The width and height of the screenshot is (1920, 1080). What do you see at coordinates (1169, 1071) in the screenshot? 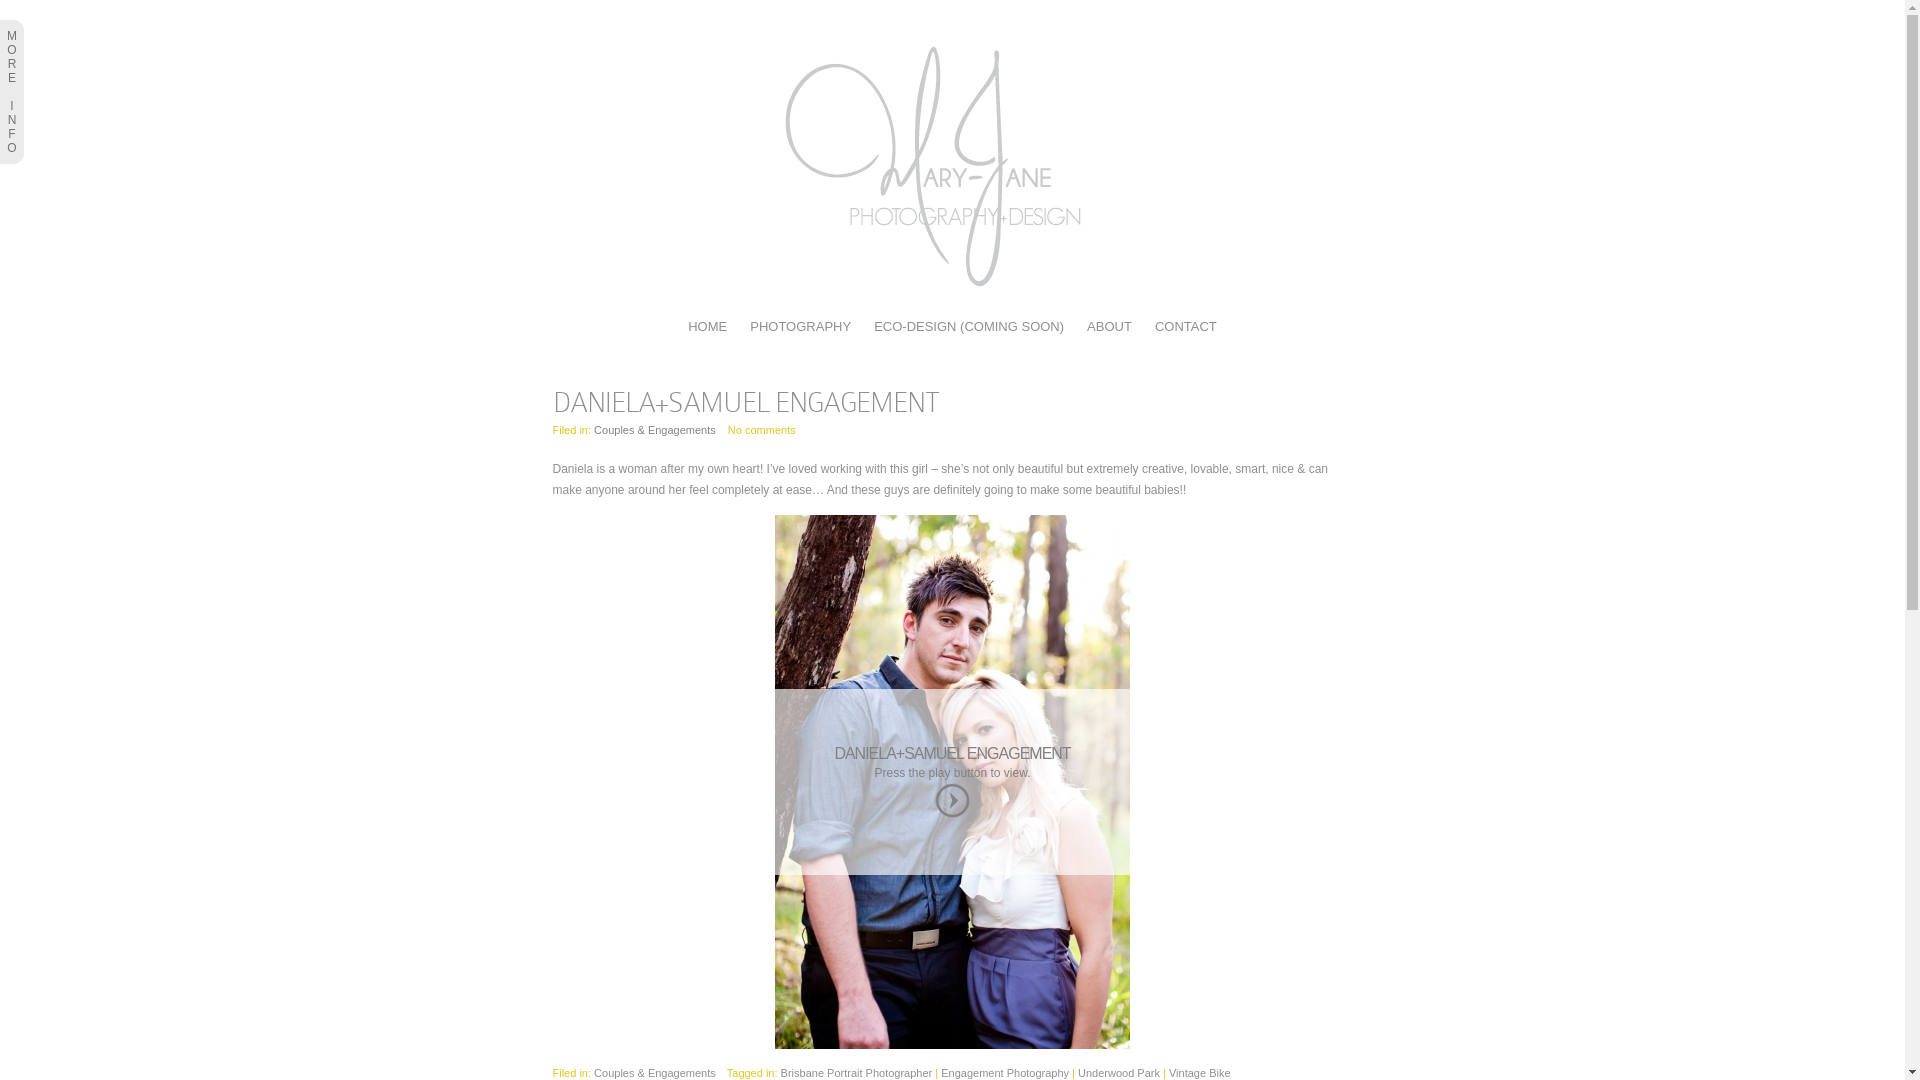
I see `'Vintage Bike'` at bounding box center [1169, 1071].